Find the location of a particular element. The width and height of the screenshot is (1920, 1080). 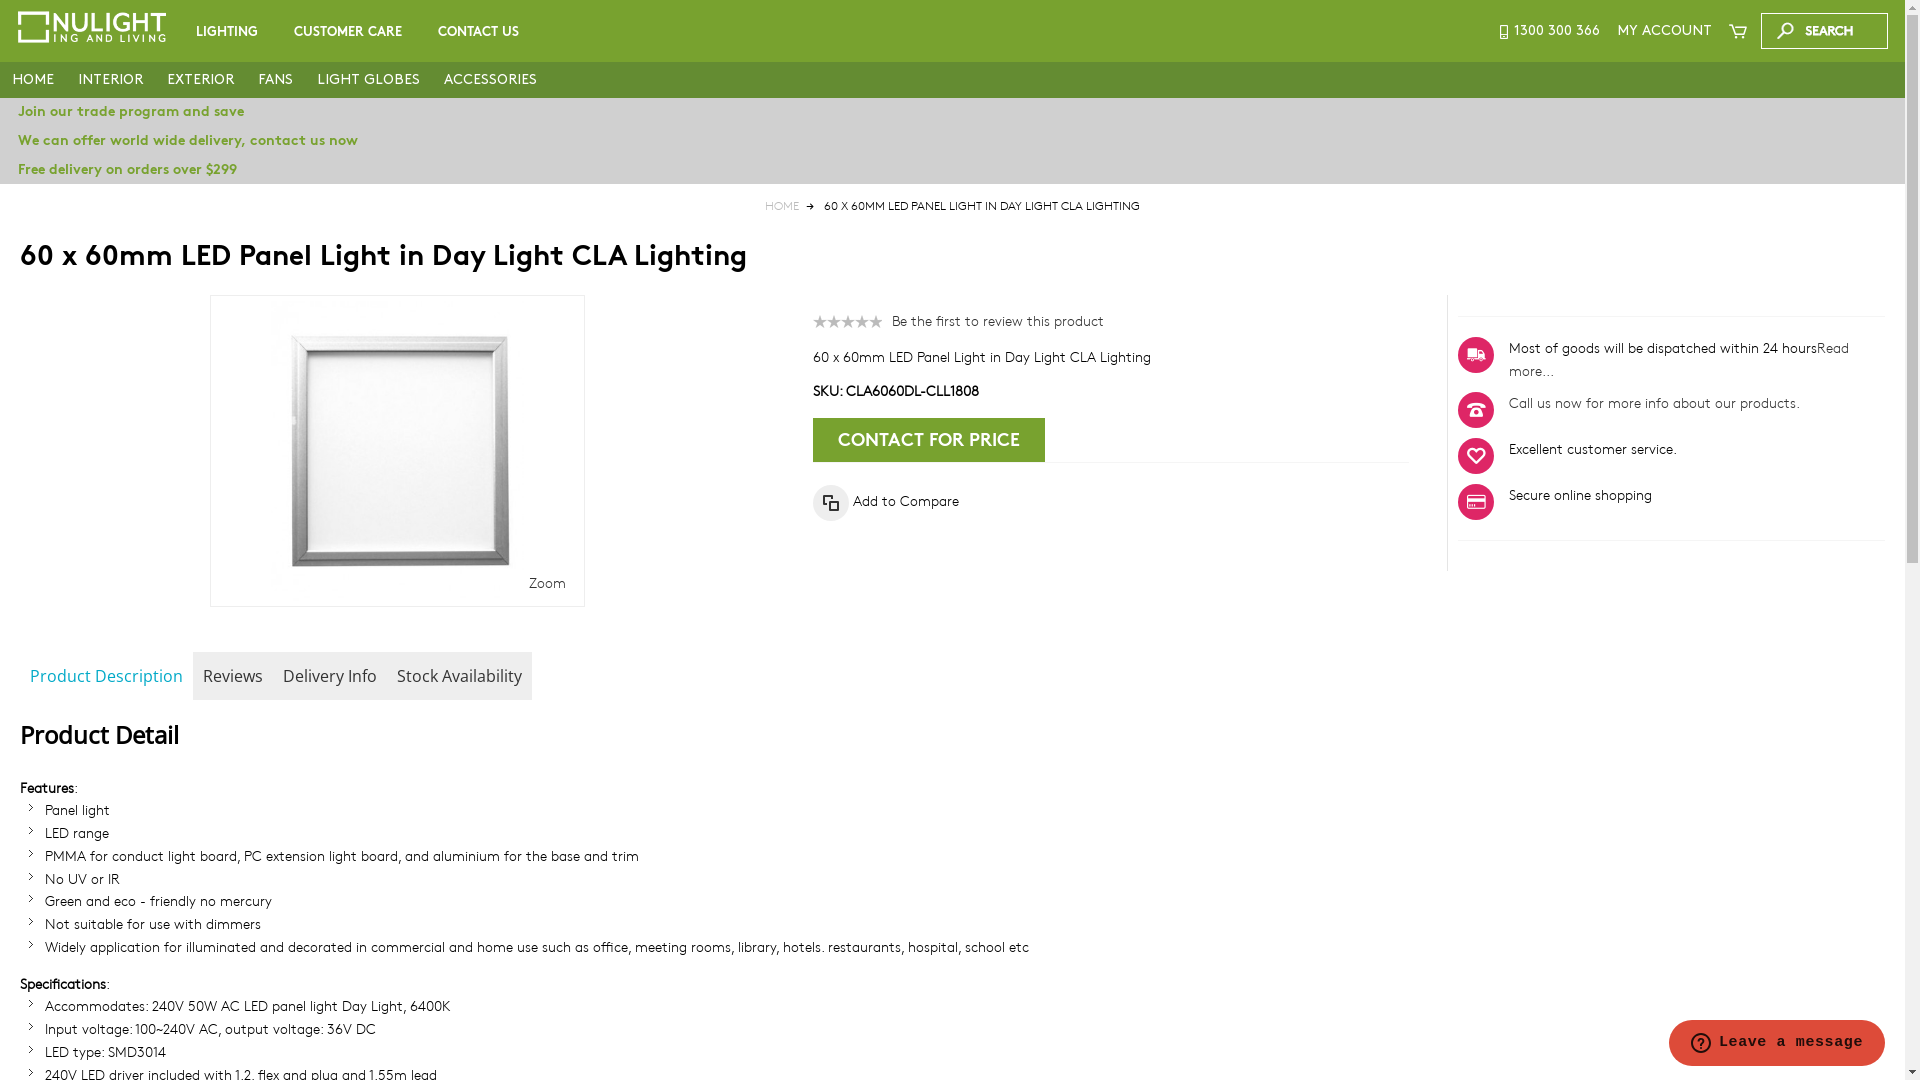

'CONTACT FOR PRICE' is located at coordinates (928, 438).